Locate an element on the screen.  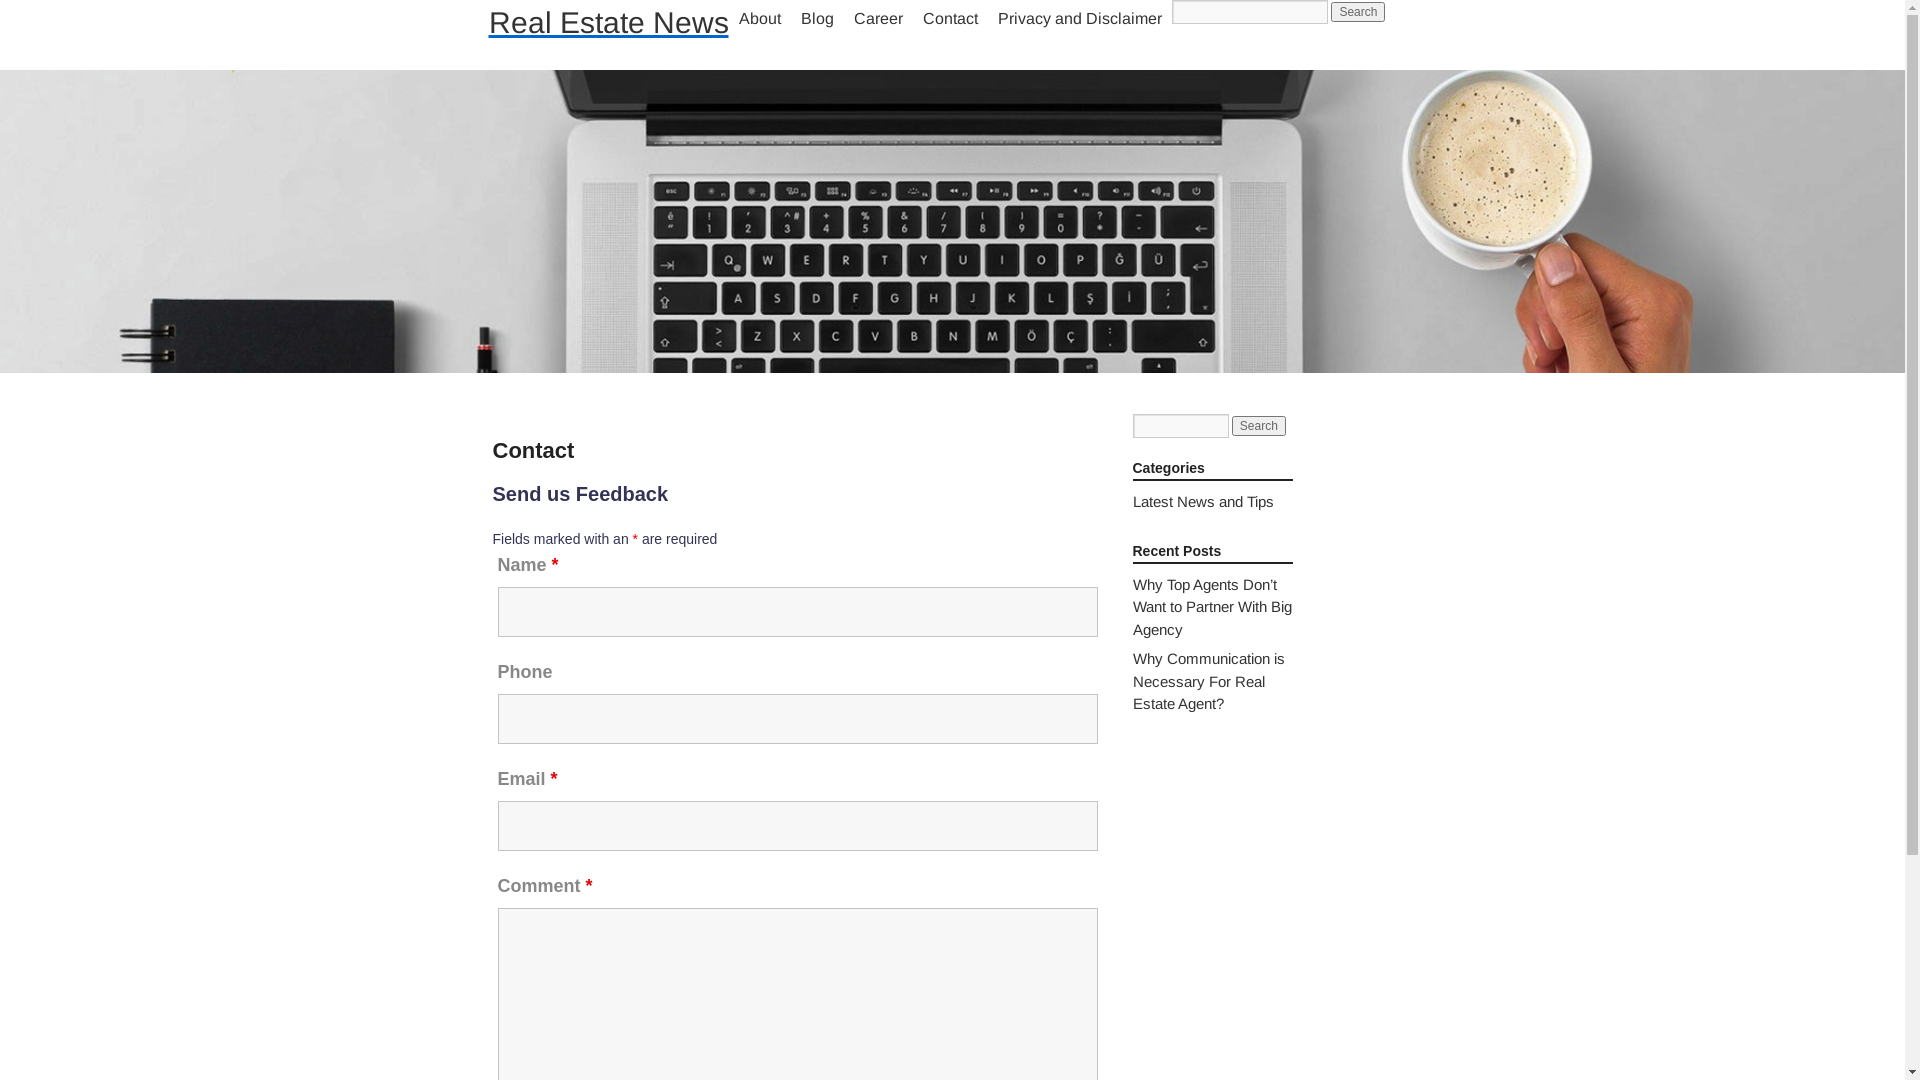
'Search' is located at coordinates (1257, 424).